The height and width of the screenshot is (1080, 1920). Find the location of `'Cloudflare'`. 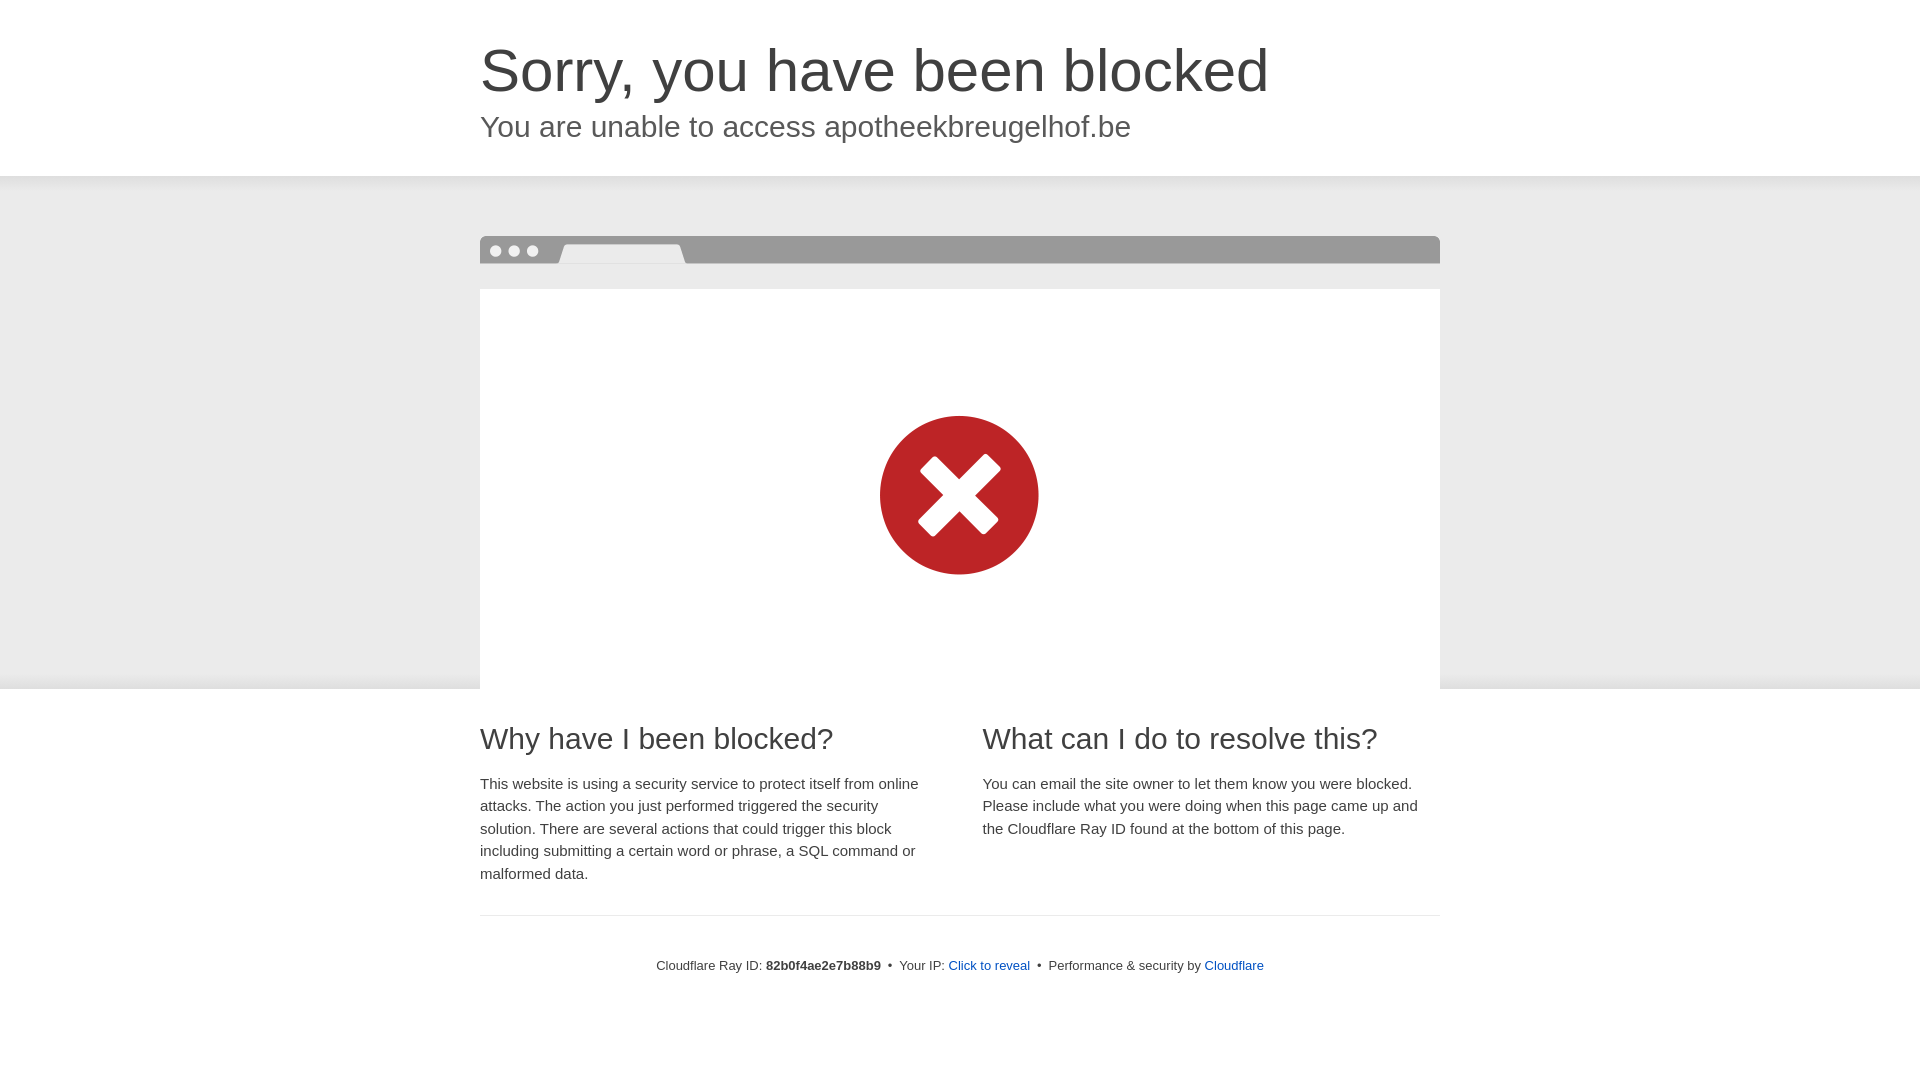

'Cloudflare' is located at coordinates (1233, 964).